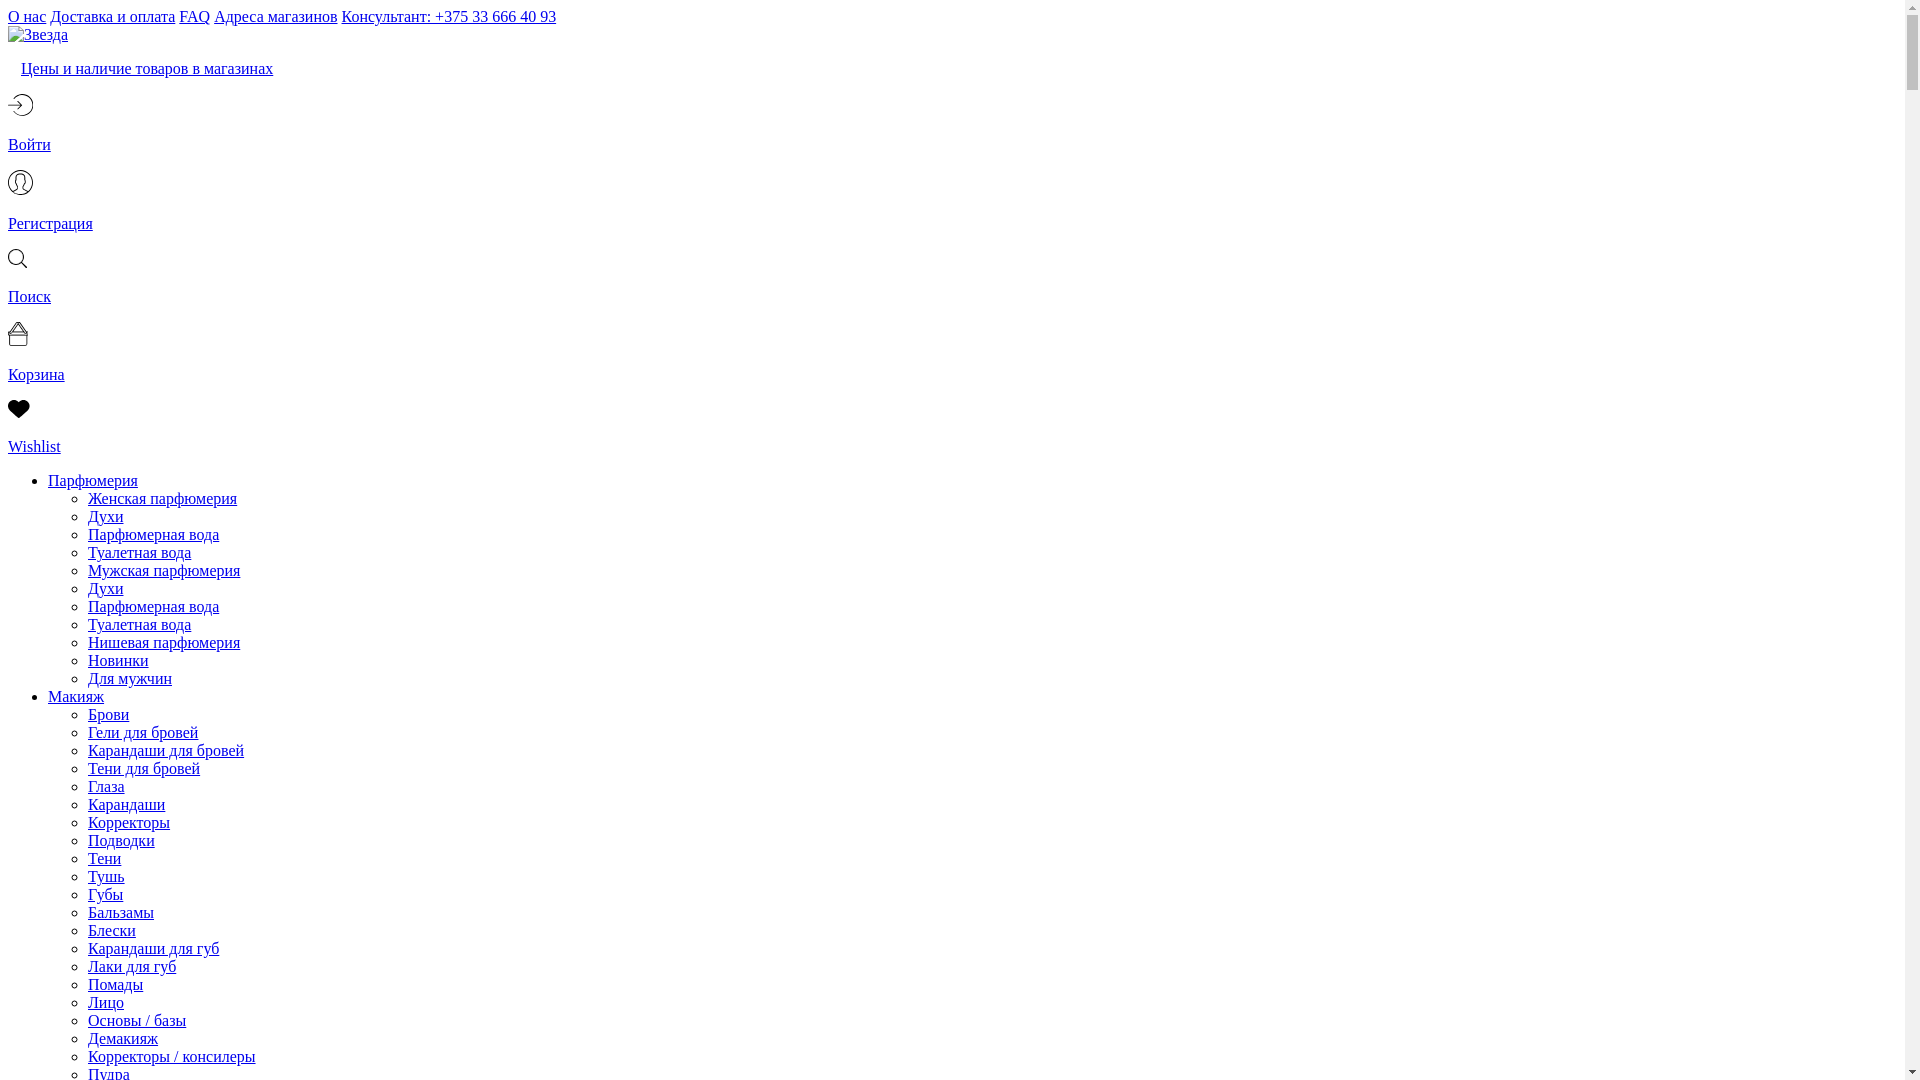 The height and width of the screenshot is (1080, 1920). What do you see at coordinates (194, 16) in the screenshot?
I see `'FAQ'` at bounding box center [194, 16].